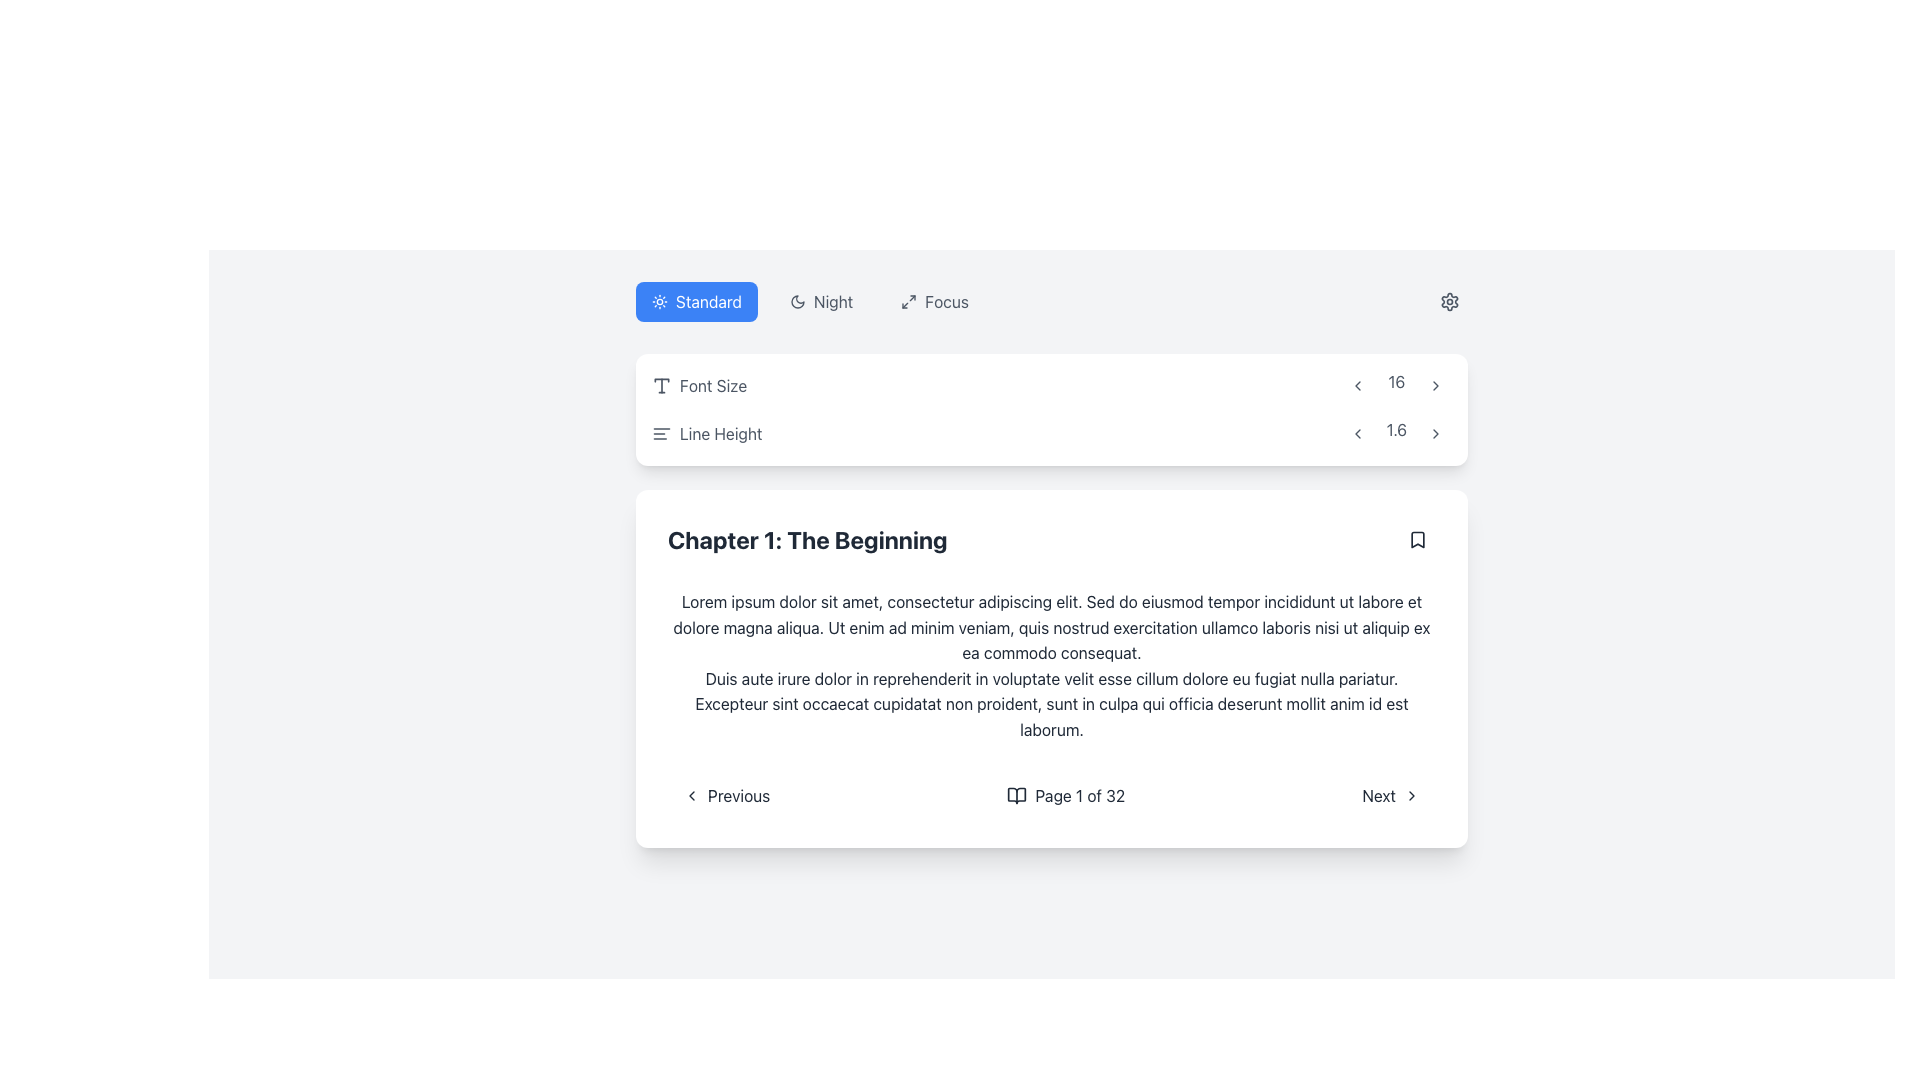 This screenshot has height=1080, width=1920. Describe the element at coordinates (1357, 433) in the screenshot. I see `the Icon button located in the upper-right portion of the interface, adjacent to the numeric text label ('1.6'), which indicates backward navigation` at that location.